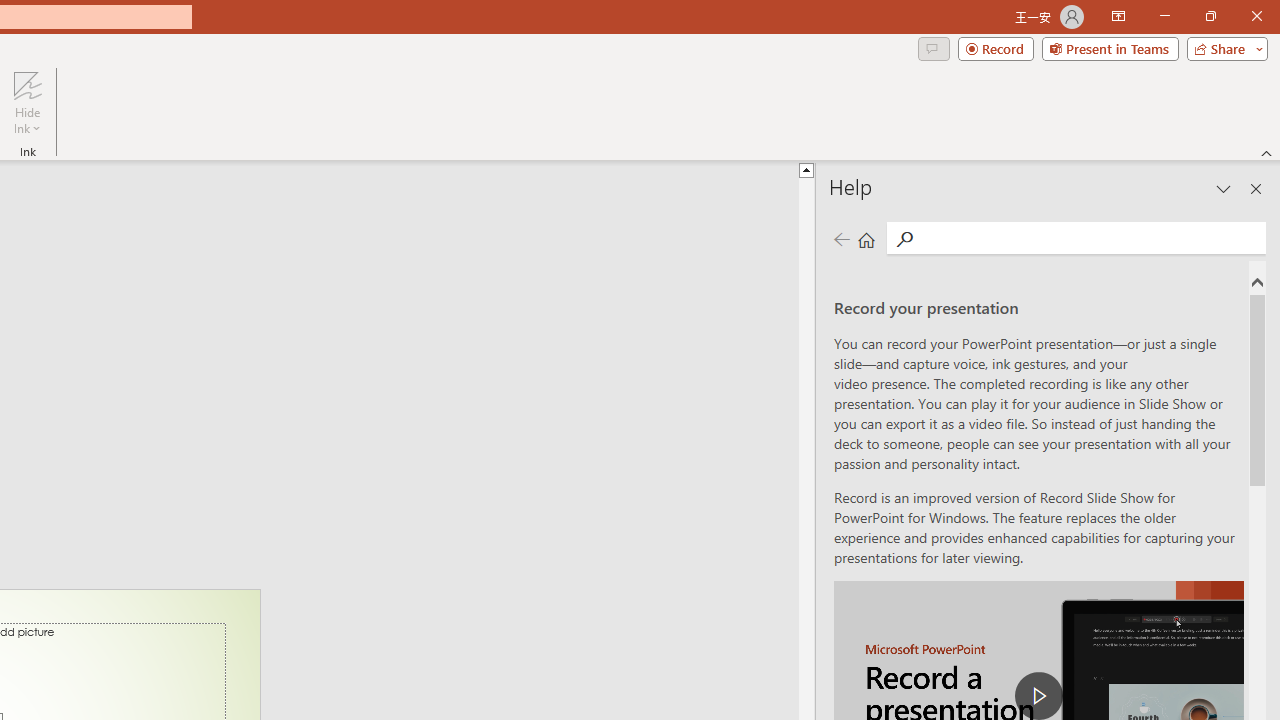 The height and width of the screenshot is (720, 1280). I want to click on 'play Record a Presentation', so click(1038, 694).